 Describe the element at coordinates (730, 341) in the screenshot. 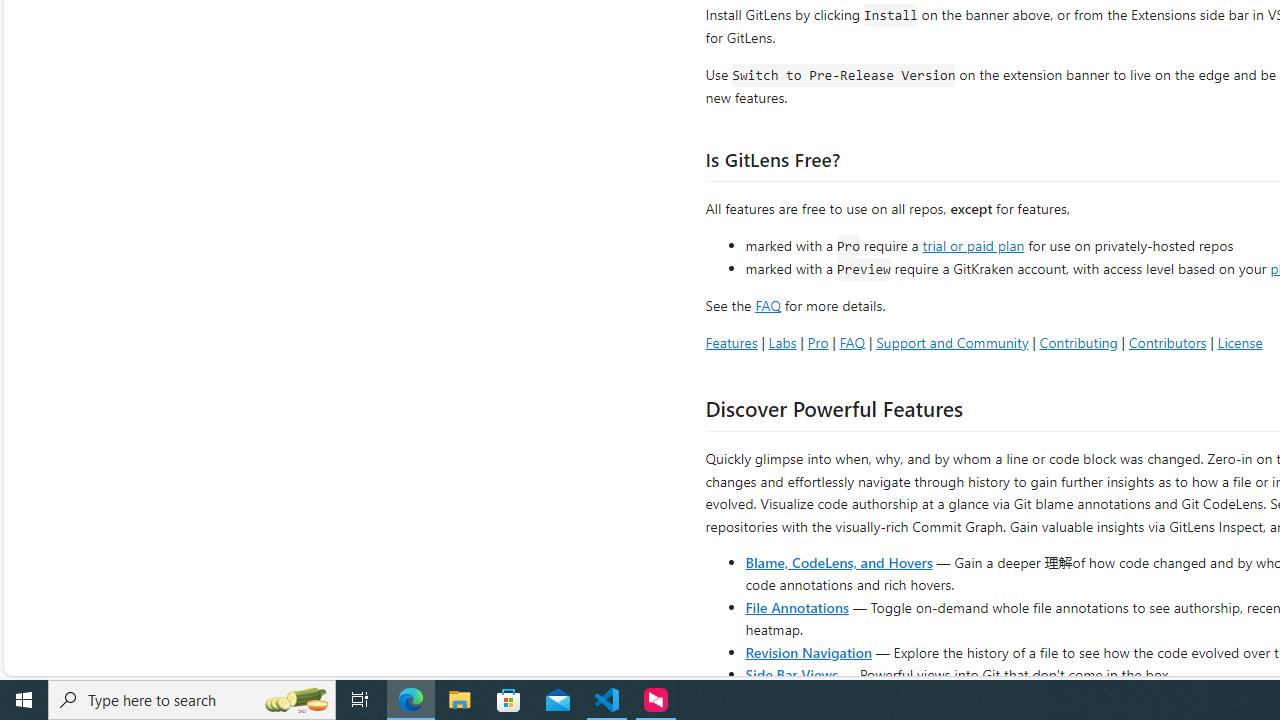

I see `'Features'` at that location.